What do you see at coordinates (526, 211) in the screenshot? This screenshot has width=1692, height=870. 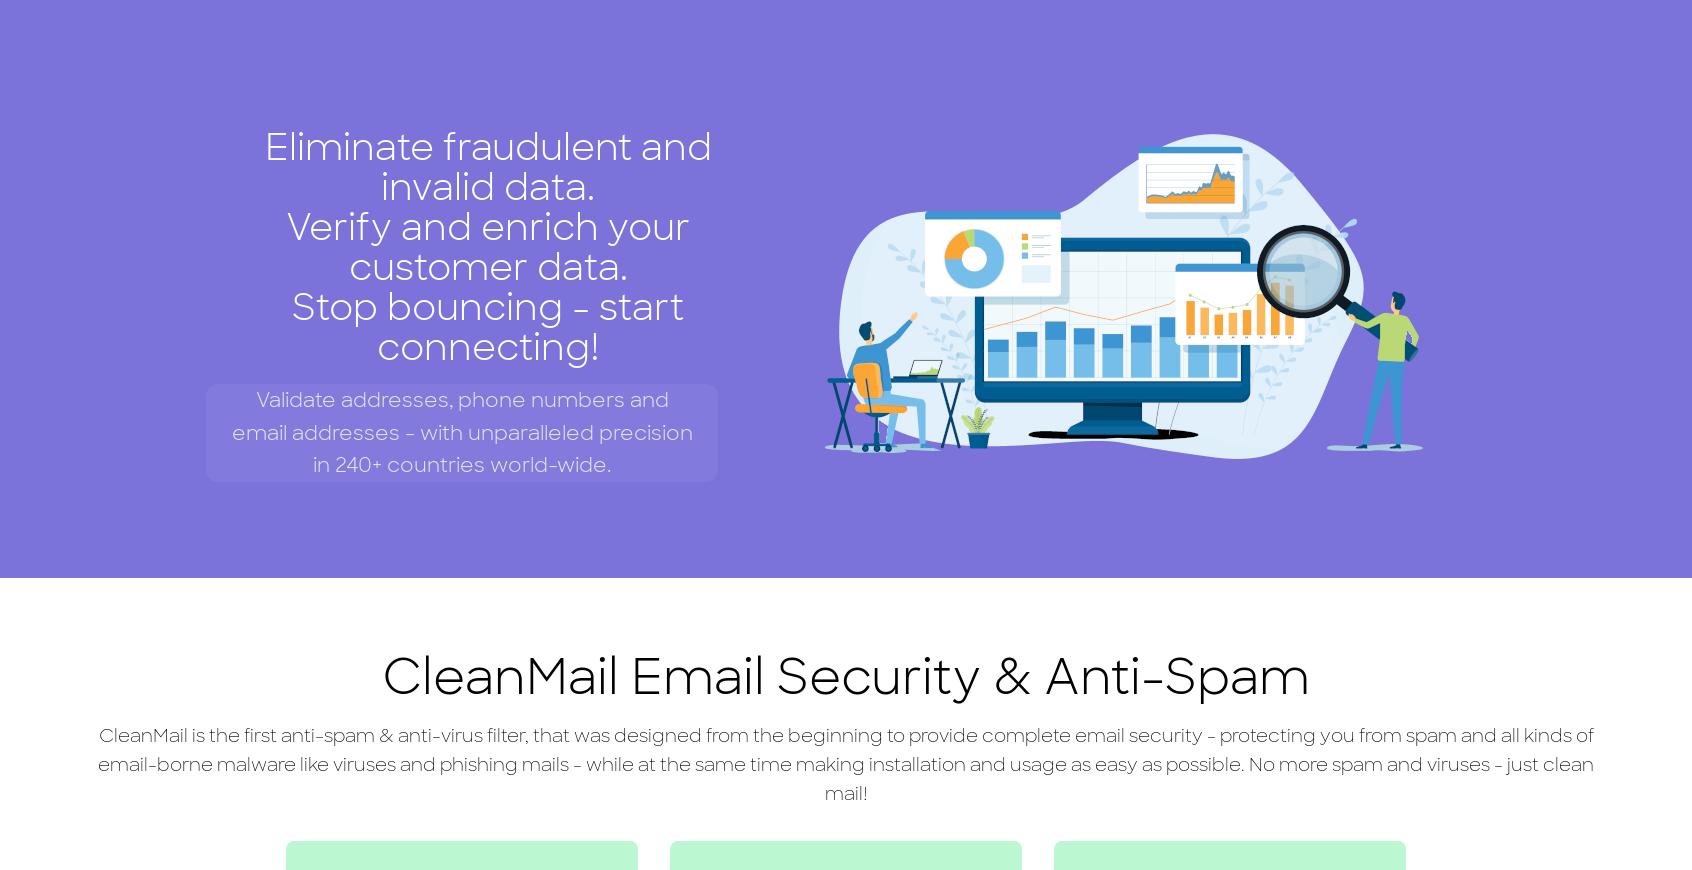 I see `'POP3-to-SMTP Connector'` at bounding box center [526, 211].